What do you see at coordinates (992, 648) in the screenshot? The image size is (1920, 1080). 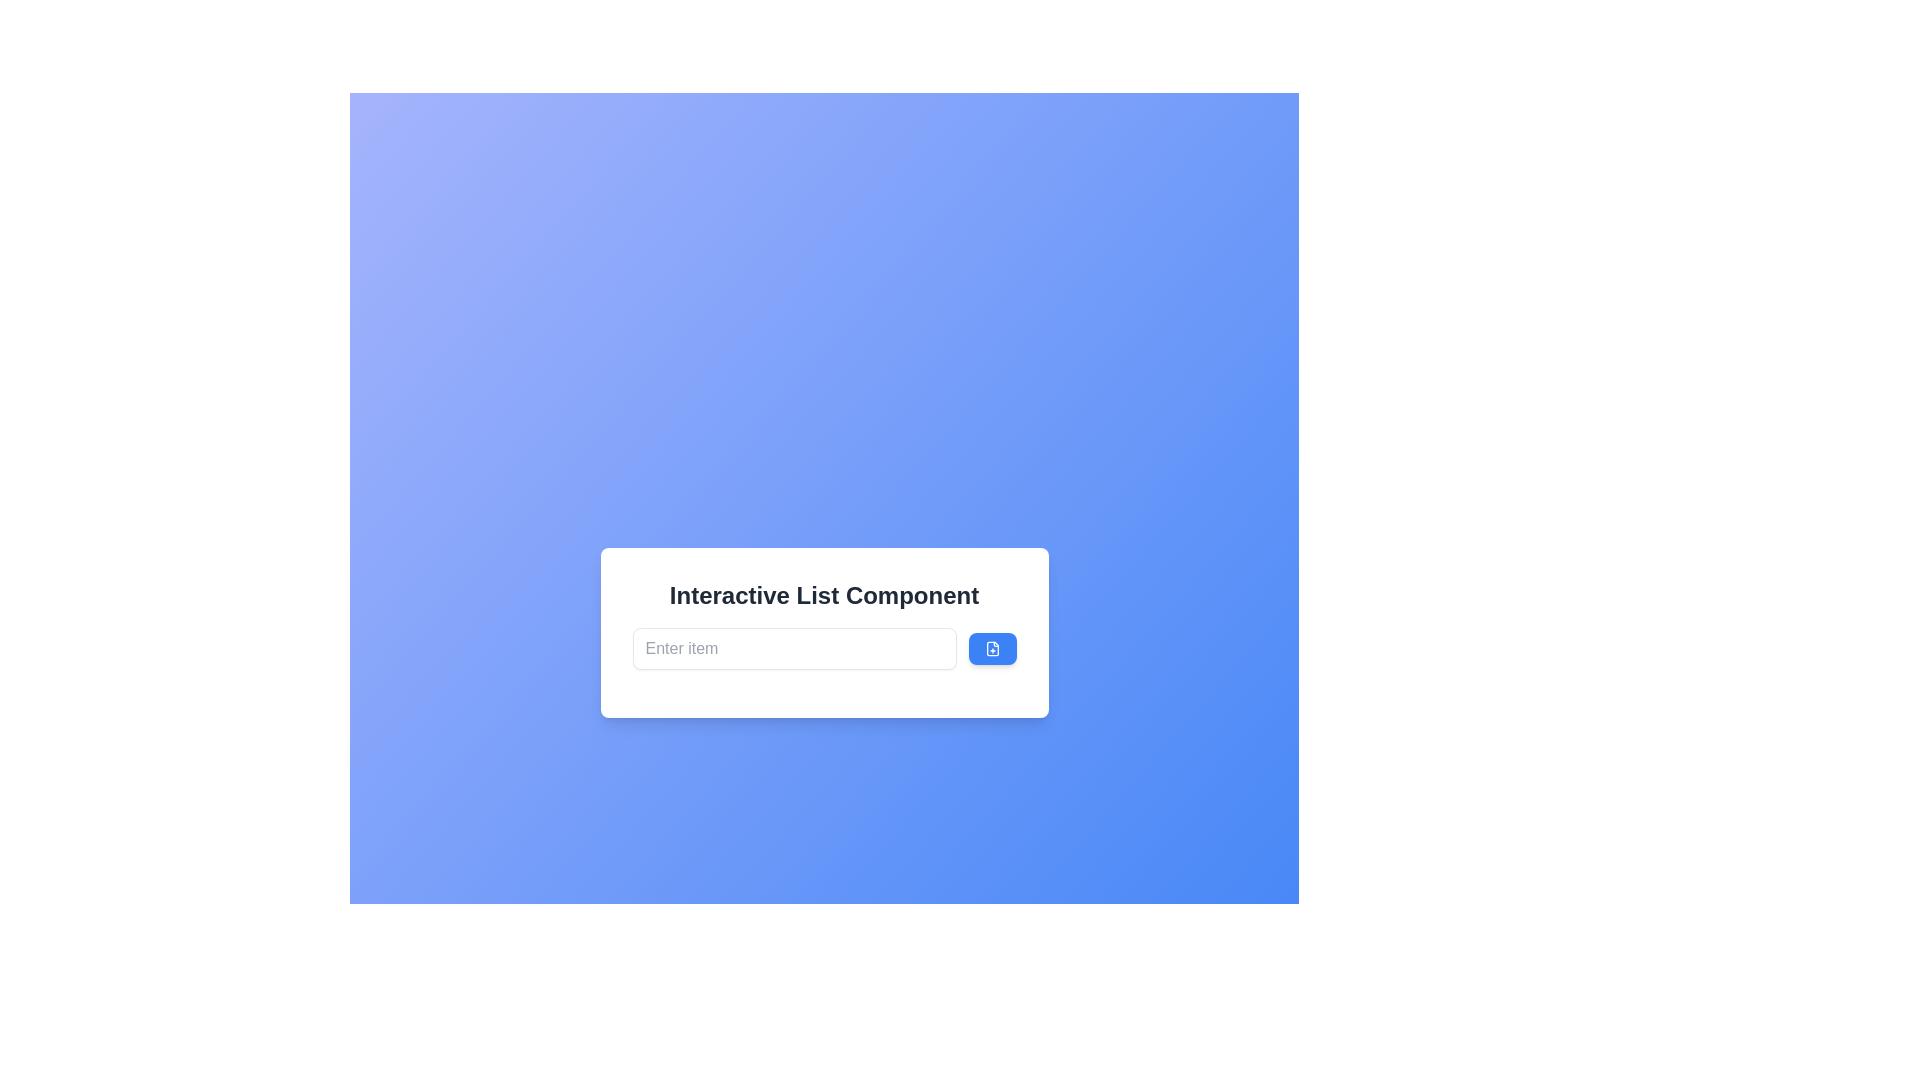 I see `the small square-shaped button with a blue background and a white document icon with a plus sign` at bounding box center [992, 648].